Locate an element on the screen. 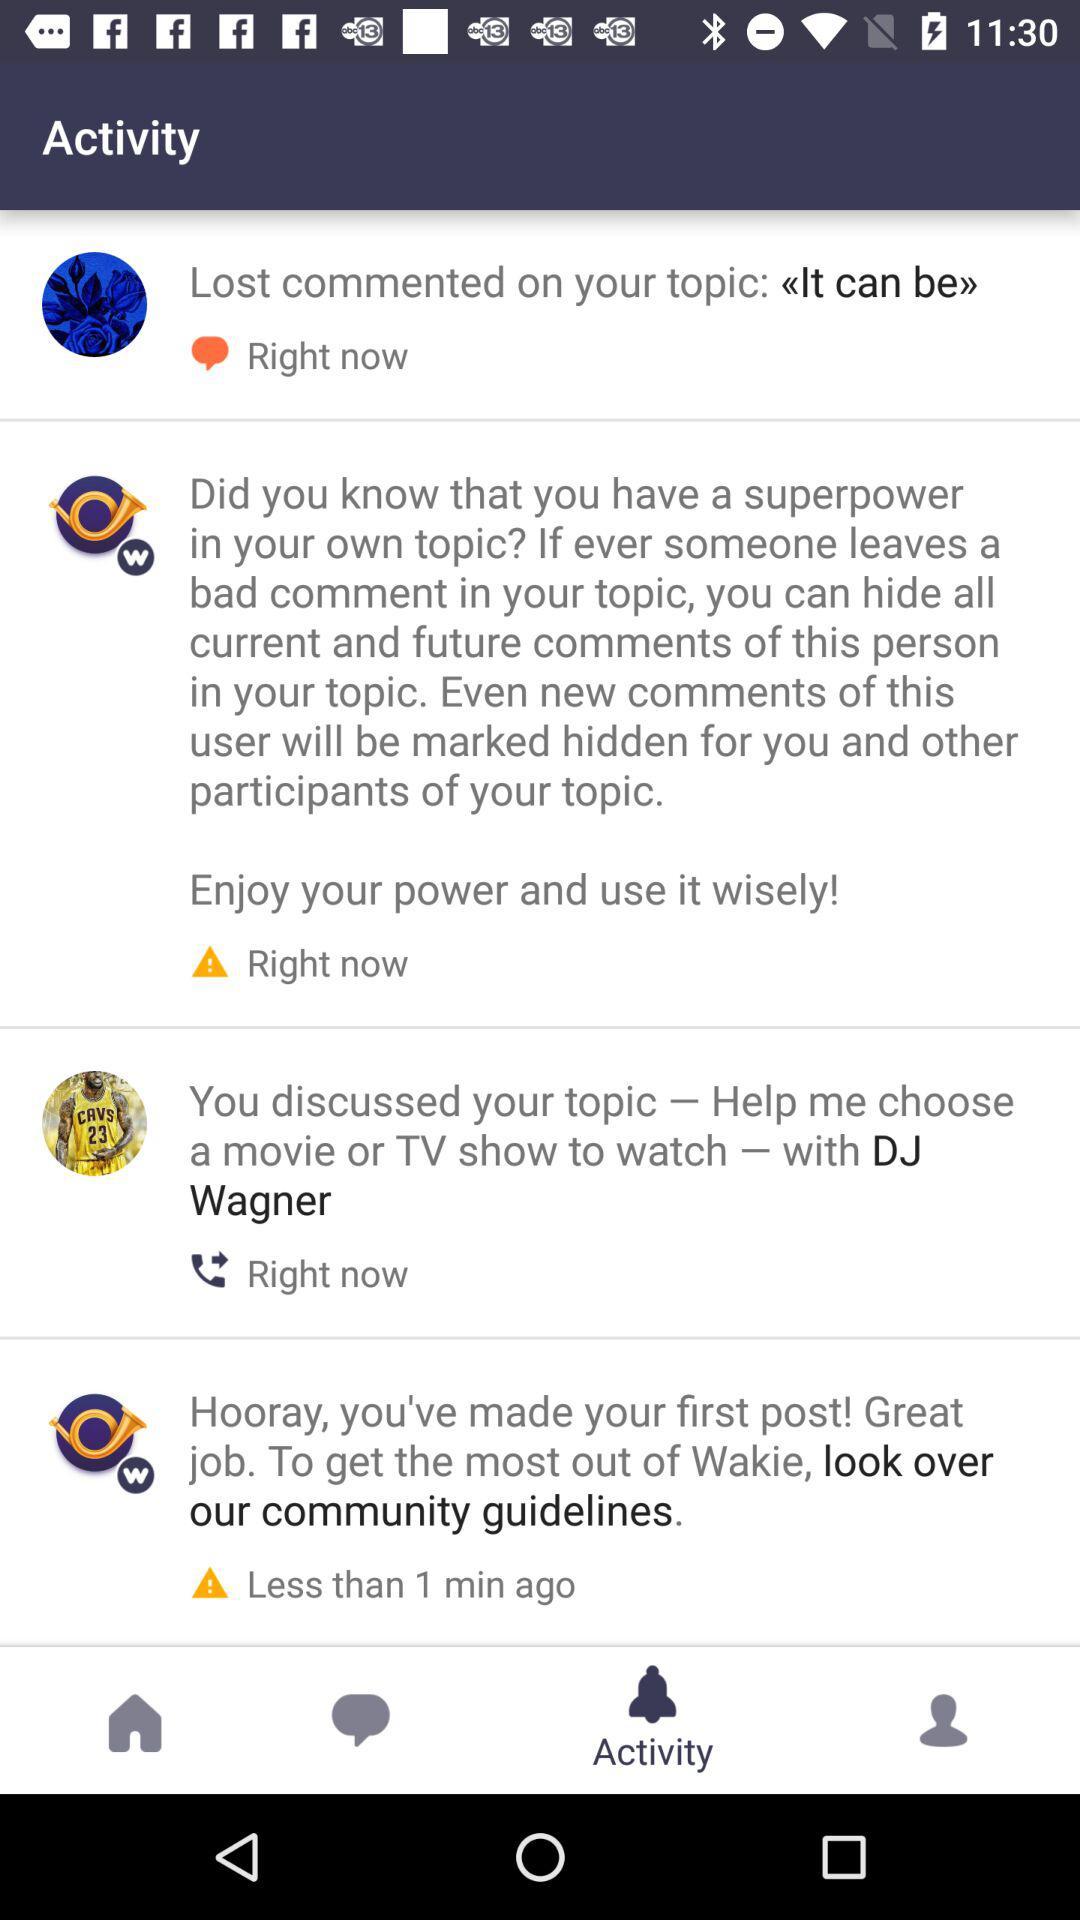 The height and width of the screenshot is (1920, 1080). the home button is located at coordinates (135, 1719).